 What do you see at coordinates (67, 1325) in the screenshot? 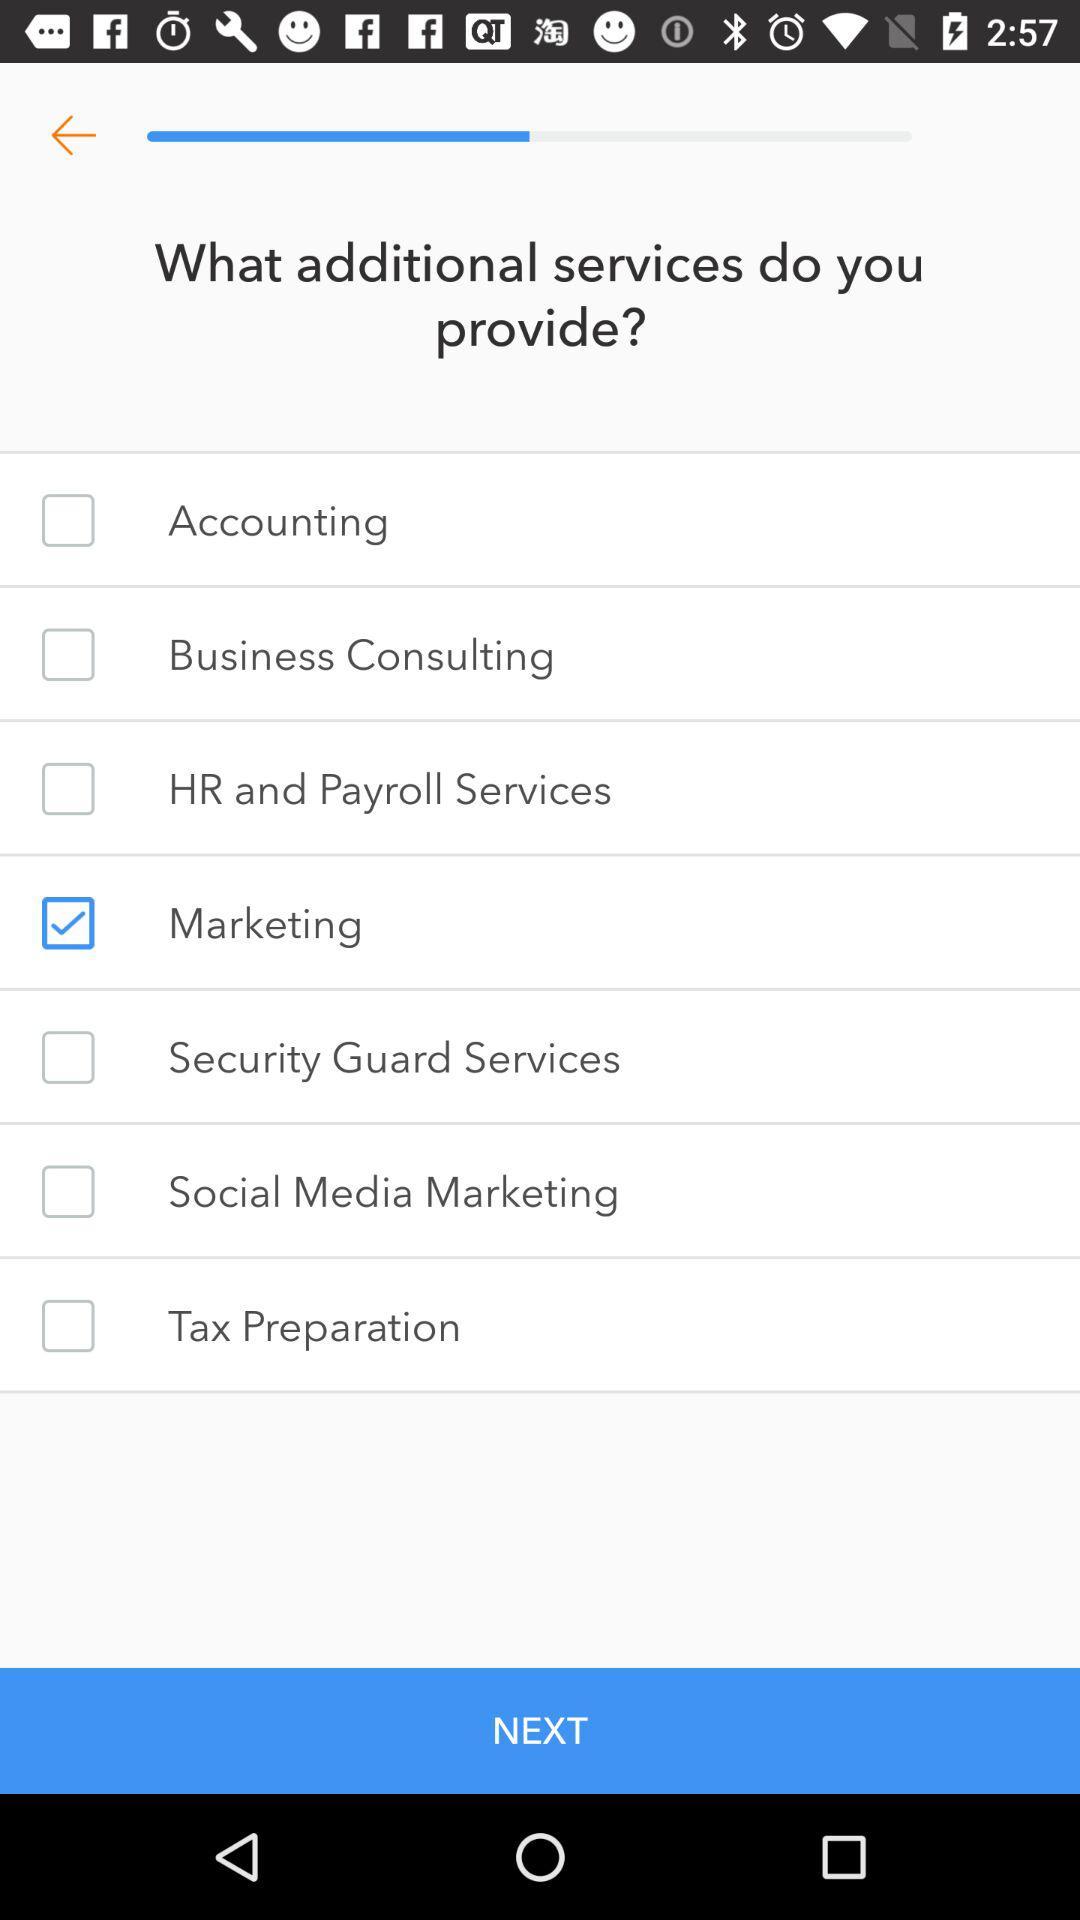
I see `switch to select` at bounding box center [67, 1325].